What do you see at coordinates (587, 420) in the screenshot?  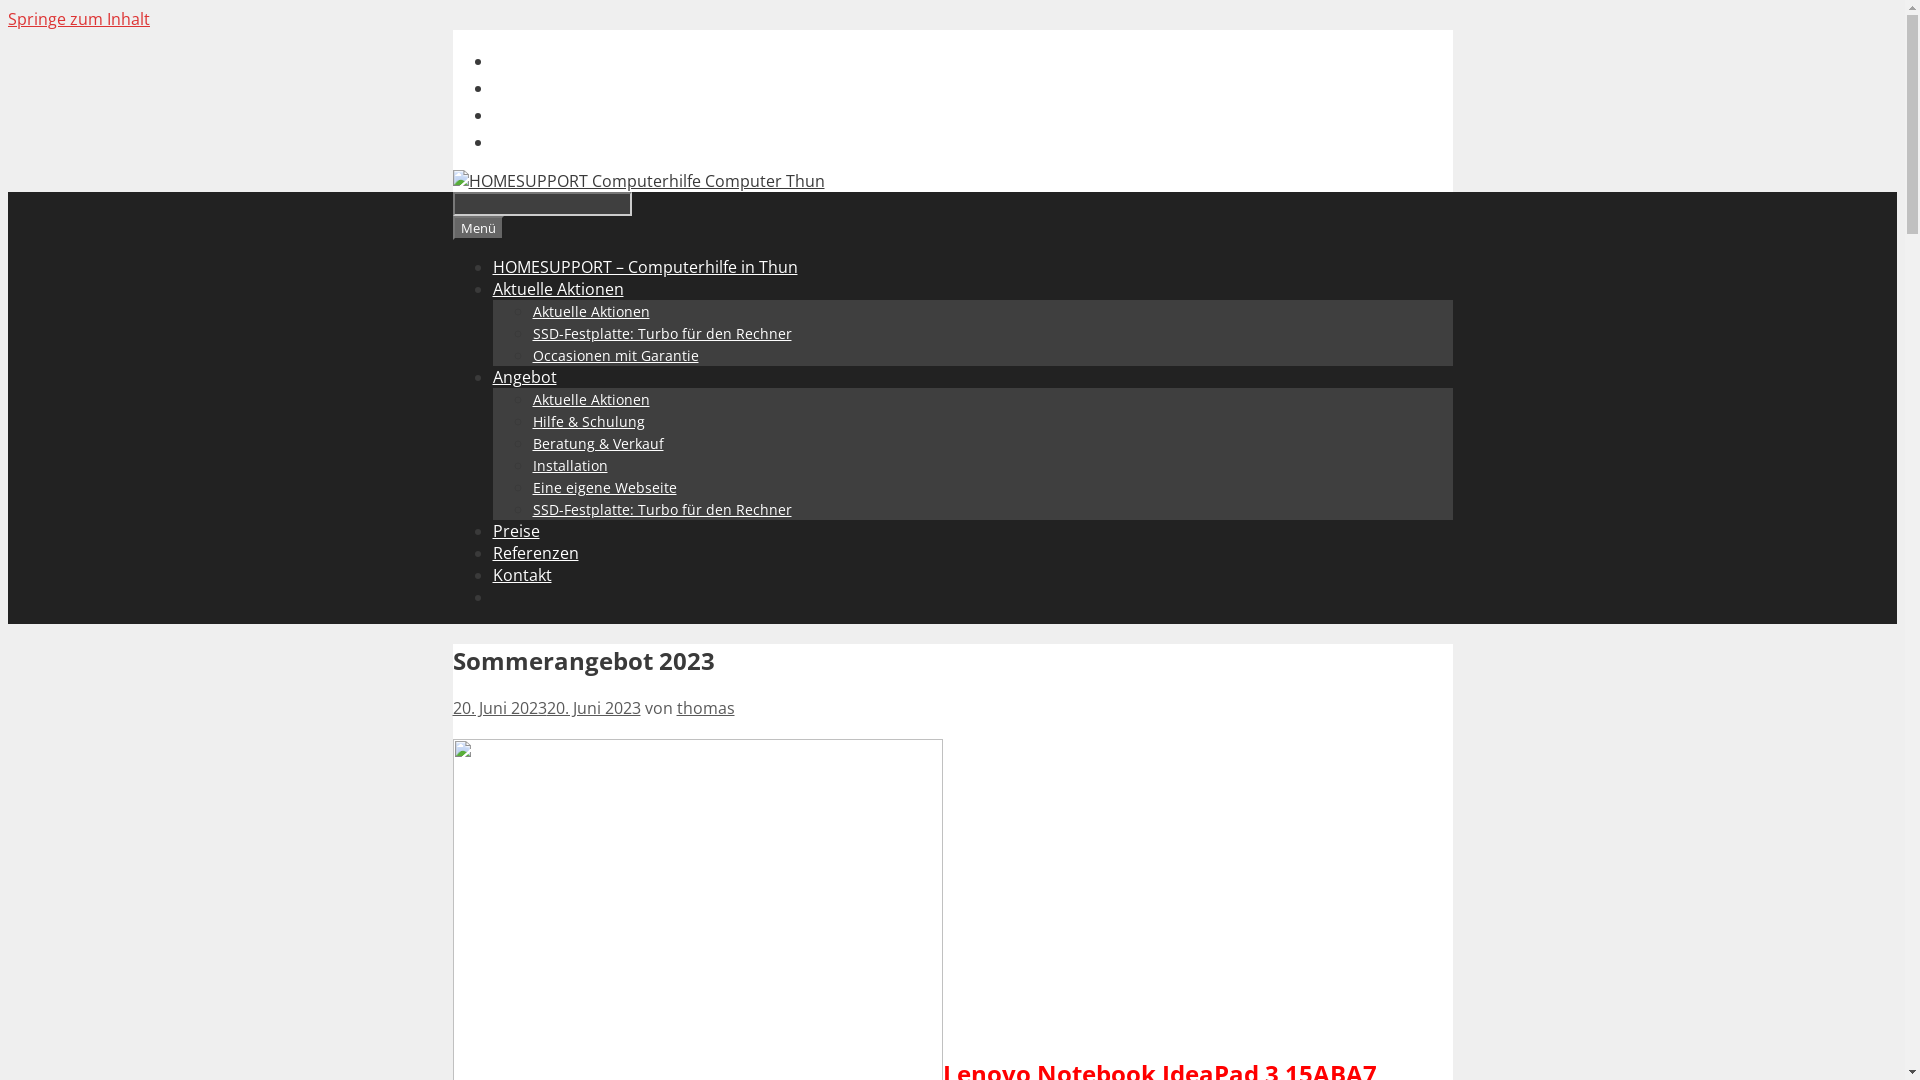 I see `'Hilfe & Schulung'` at bounding box center [587, 420].